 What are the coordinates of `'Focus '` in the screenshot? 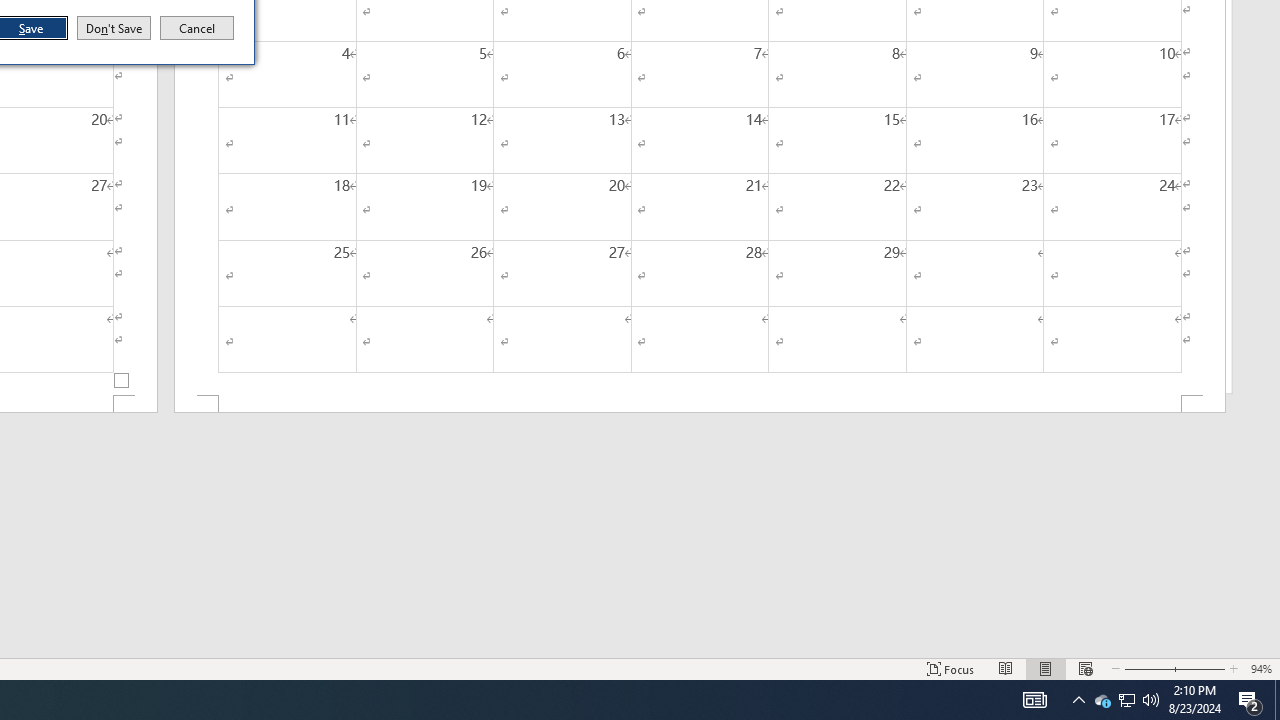 It's located at (950, 669).